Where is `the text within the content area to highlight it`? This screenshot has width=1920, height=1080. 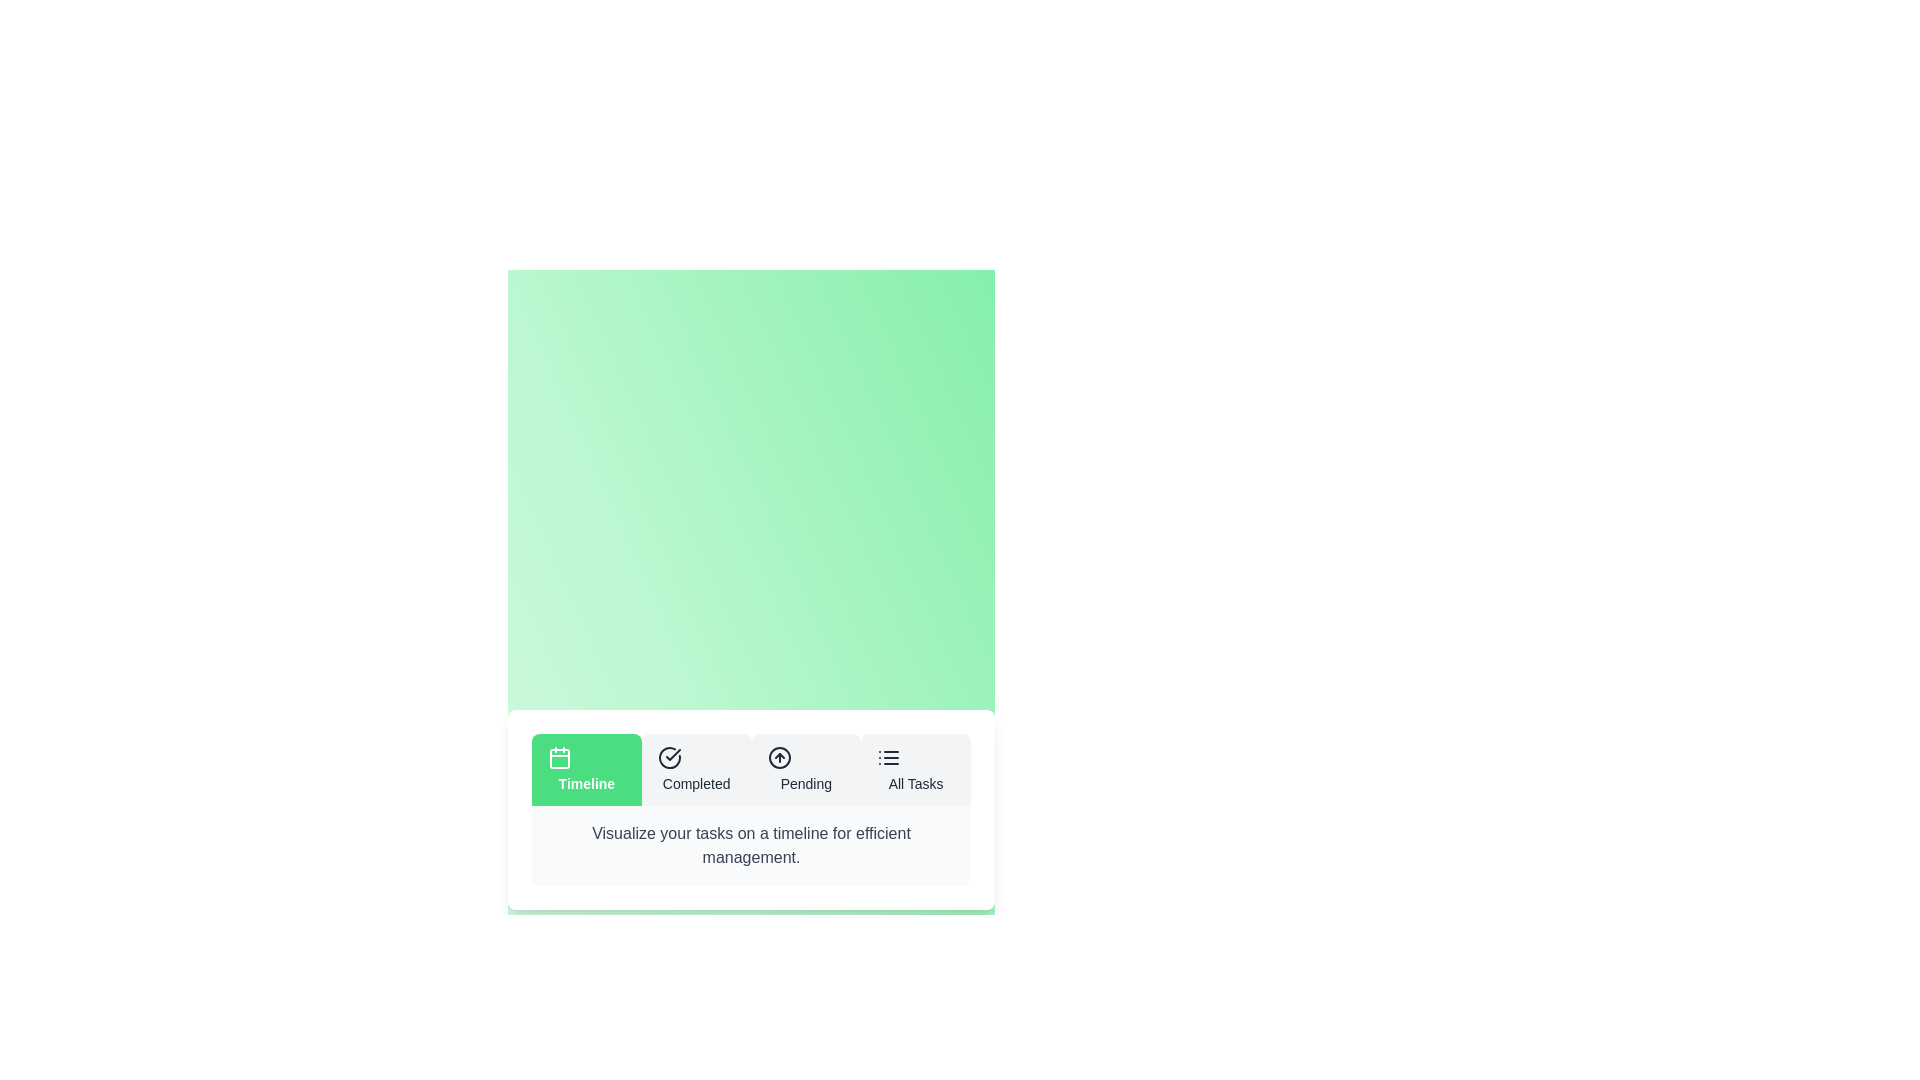 the text within the content area to highlight it is located at coordinates (750, 845).